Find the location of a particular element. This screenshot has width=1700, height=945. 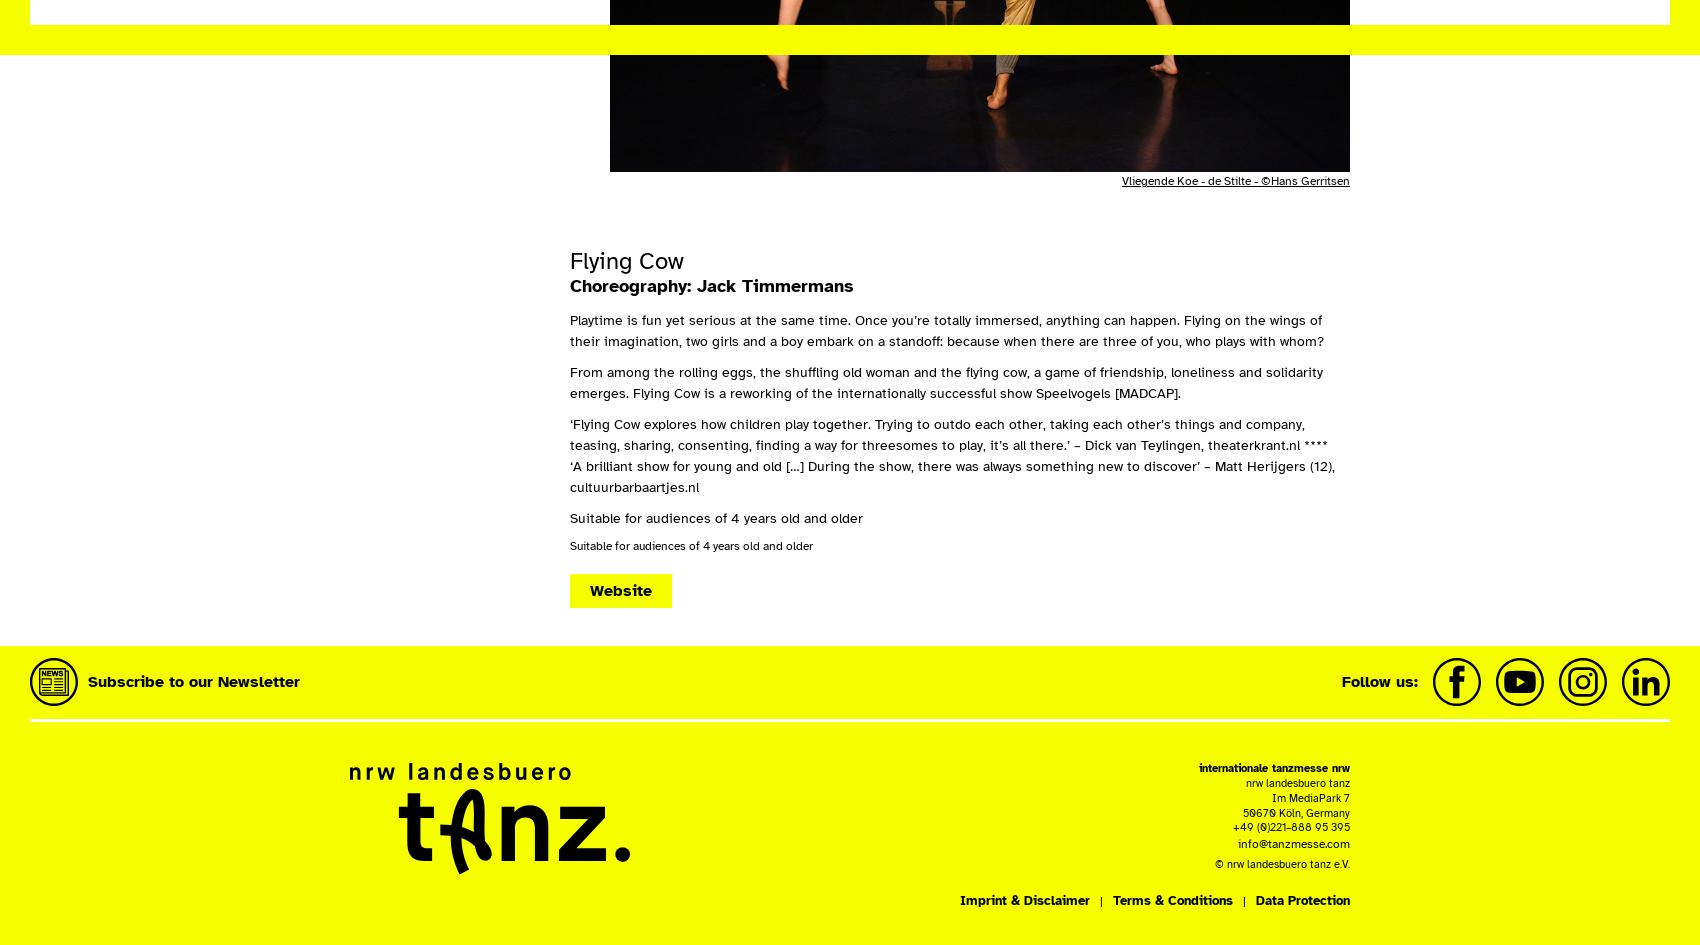

'‘A brilliant show for young and old […] During the show, there was always something new to discover’ – Matt Herijgers (12), cultuurbarbaartjes.nl' is located at coordinates (569, 476).